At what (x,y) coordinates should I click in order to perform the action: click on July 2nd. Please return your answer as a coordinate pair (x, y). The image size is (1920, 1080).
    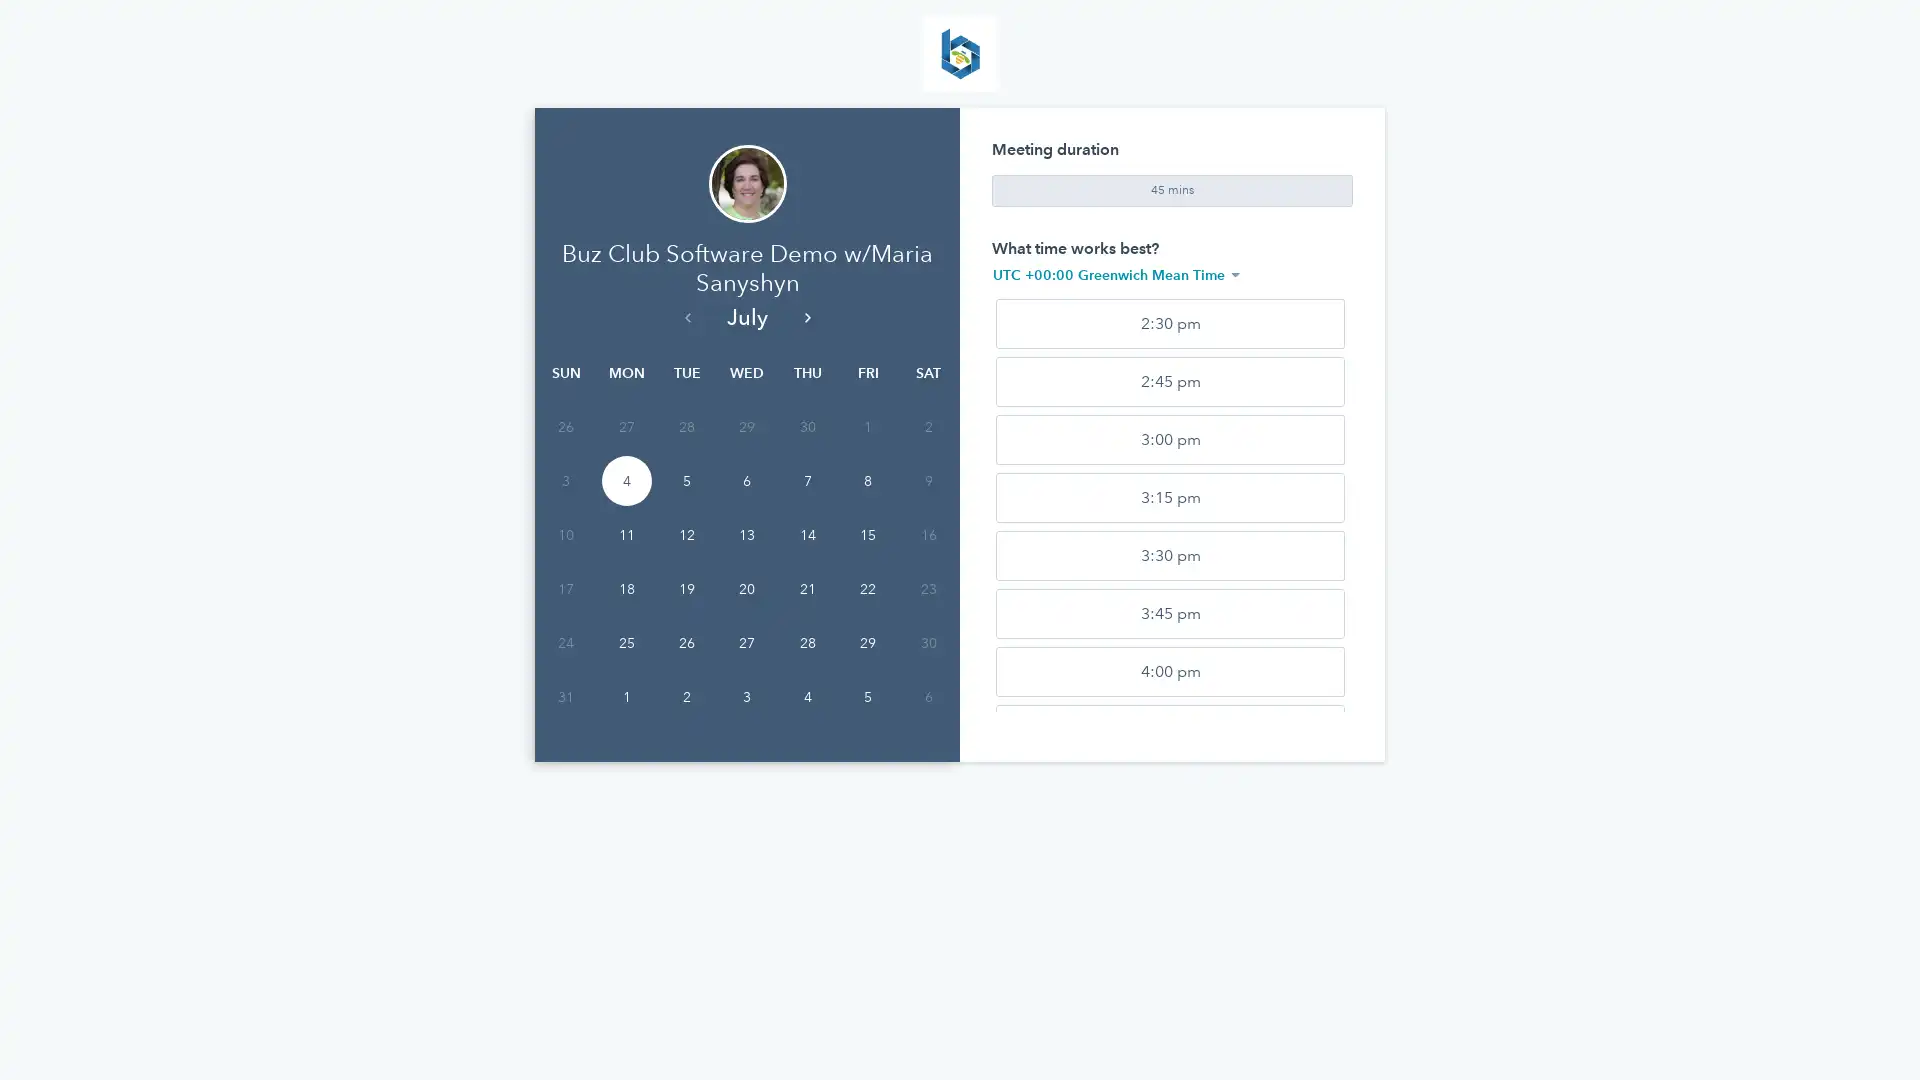
    Looking at the image, I should click on (926, 426).